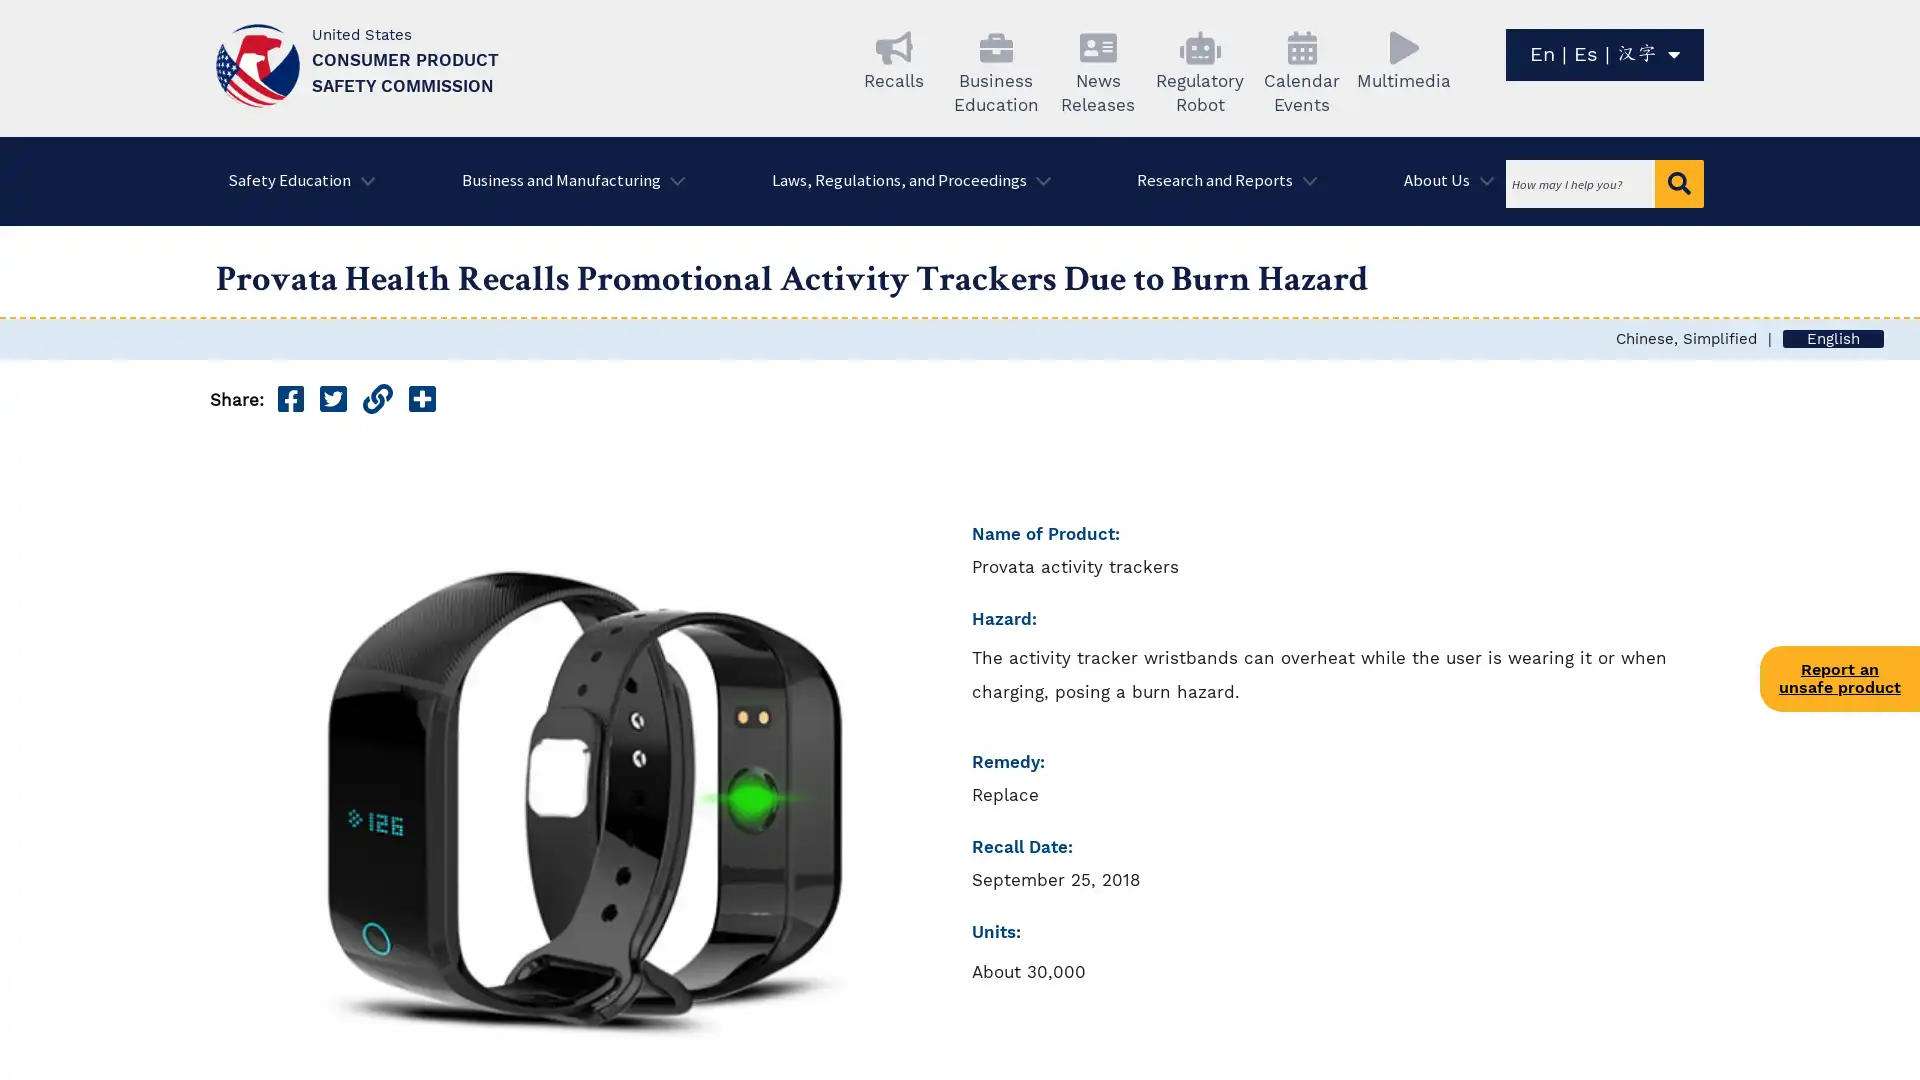  Describe the element at coordinates (1443, 181) in the screenshot. I see `About Us` at that location.